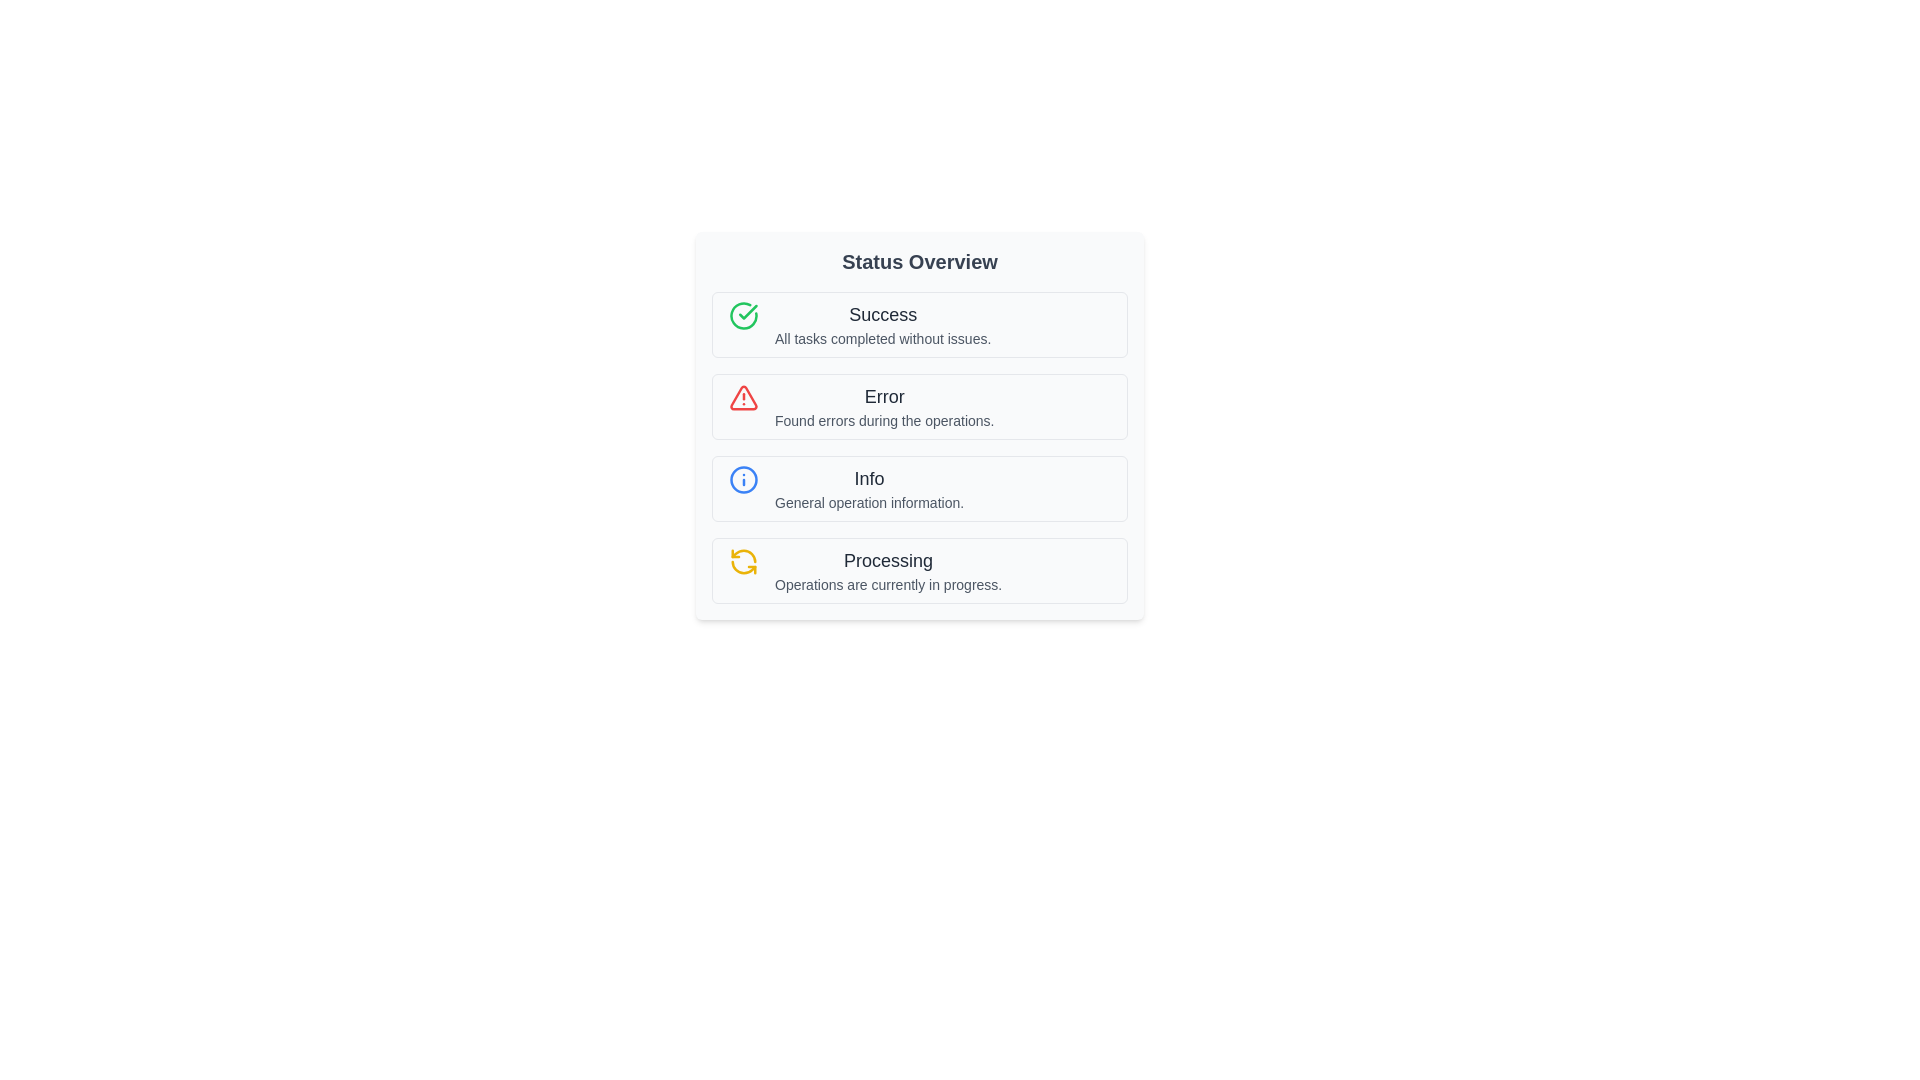  I want to click on the informational content icon located in the third row of the list, positioned to the far left before the text 'Info' and 'General operation information.', so click(743, 479).